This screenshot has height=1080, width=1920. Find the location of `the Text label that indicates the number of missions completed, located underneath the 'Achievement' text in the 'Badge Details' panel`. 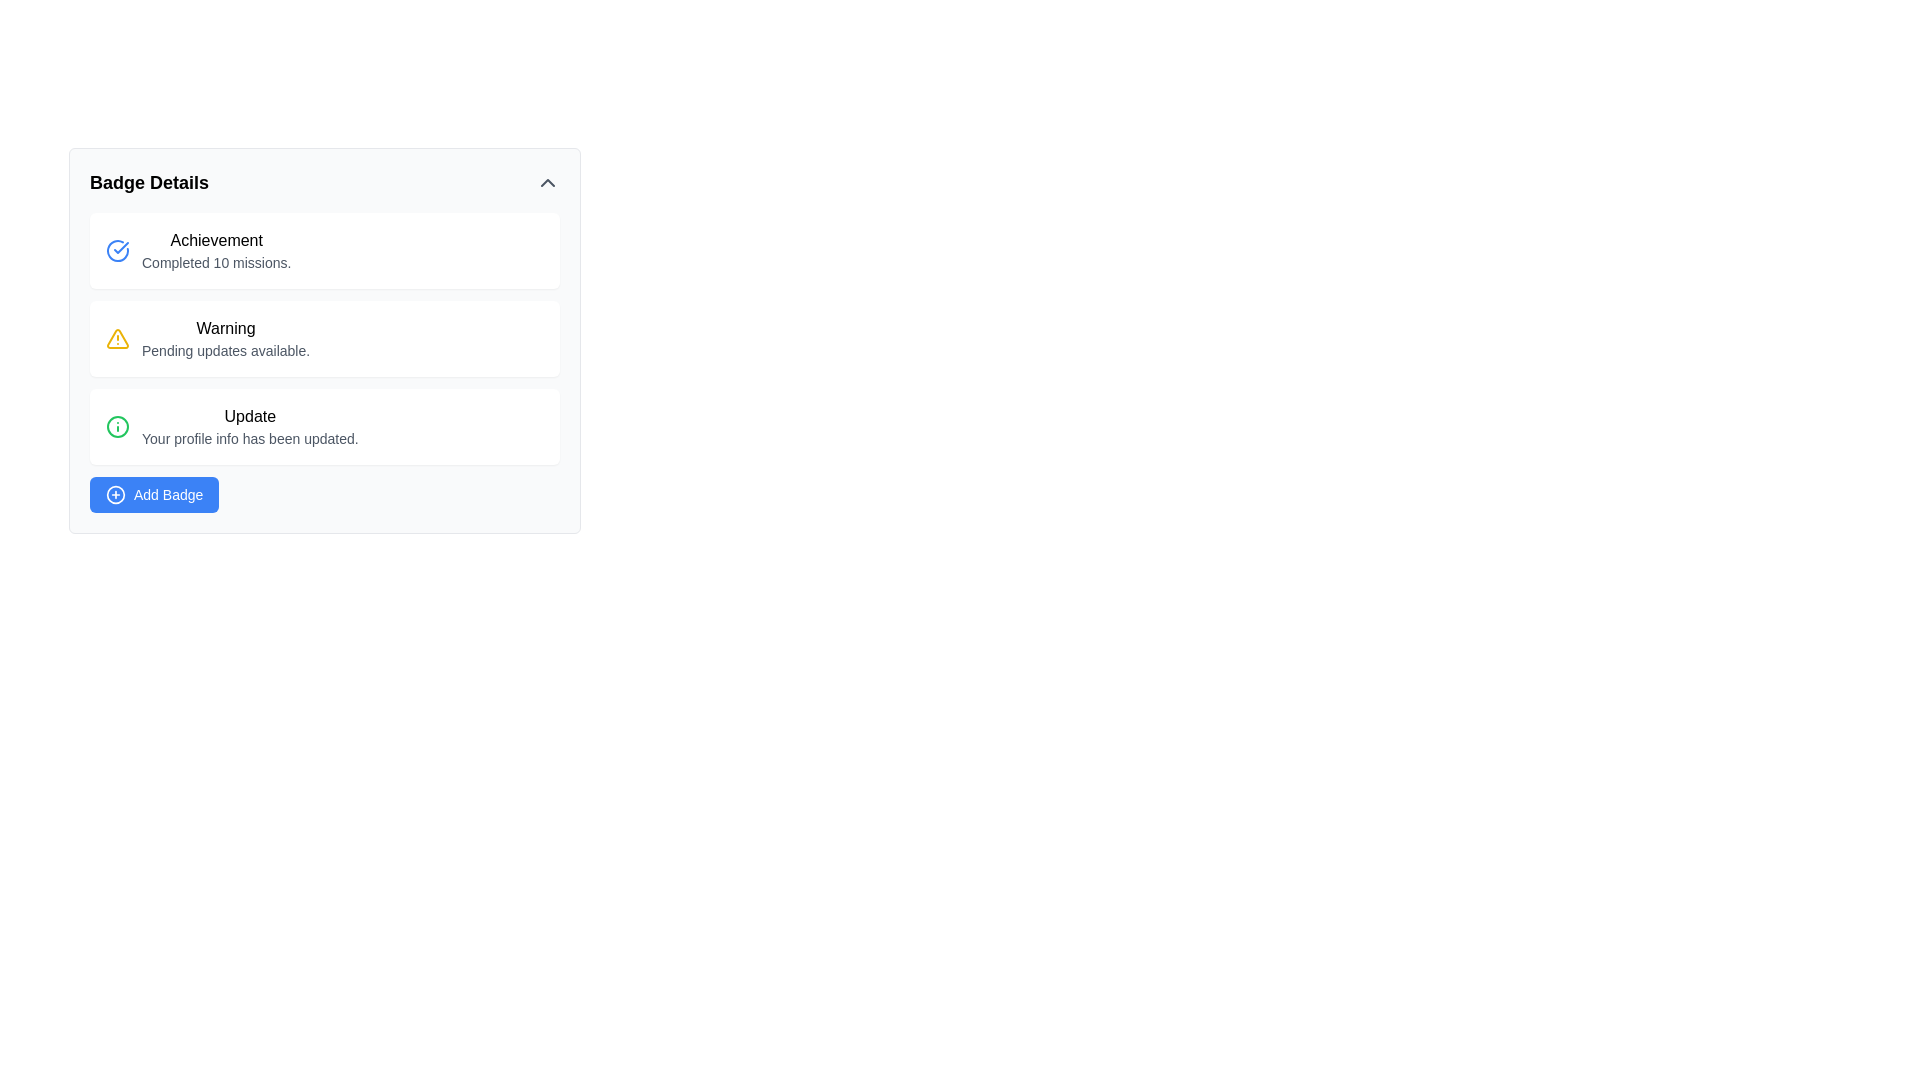

the Text label that indicates the number of missions completed, located underneath the 'Achievement' text in the 'Badge Details' panel is located at coordinates (216, 261).